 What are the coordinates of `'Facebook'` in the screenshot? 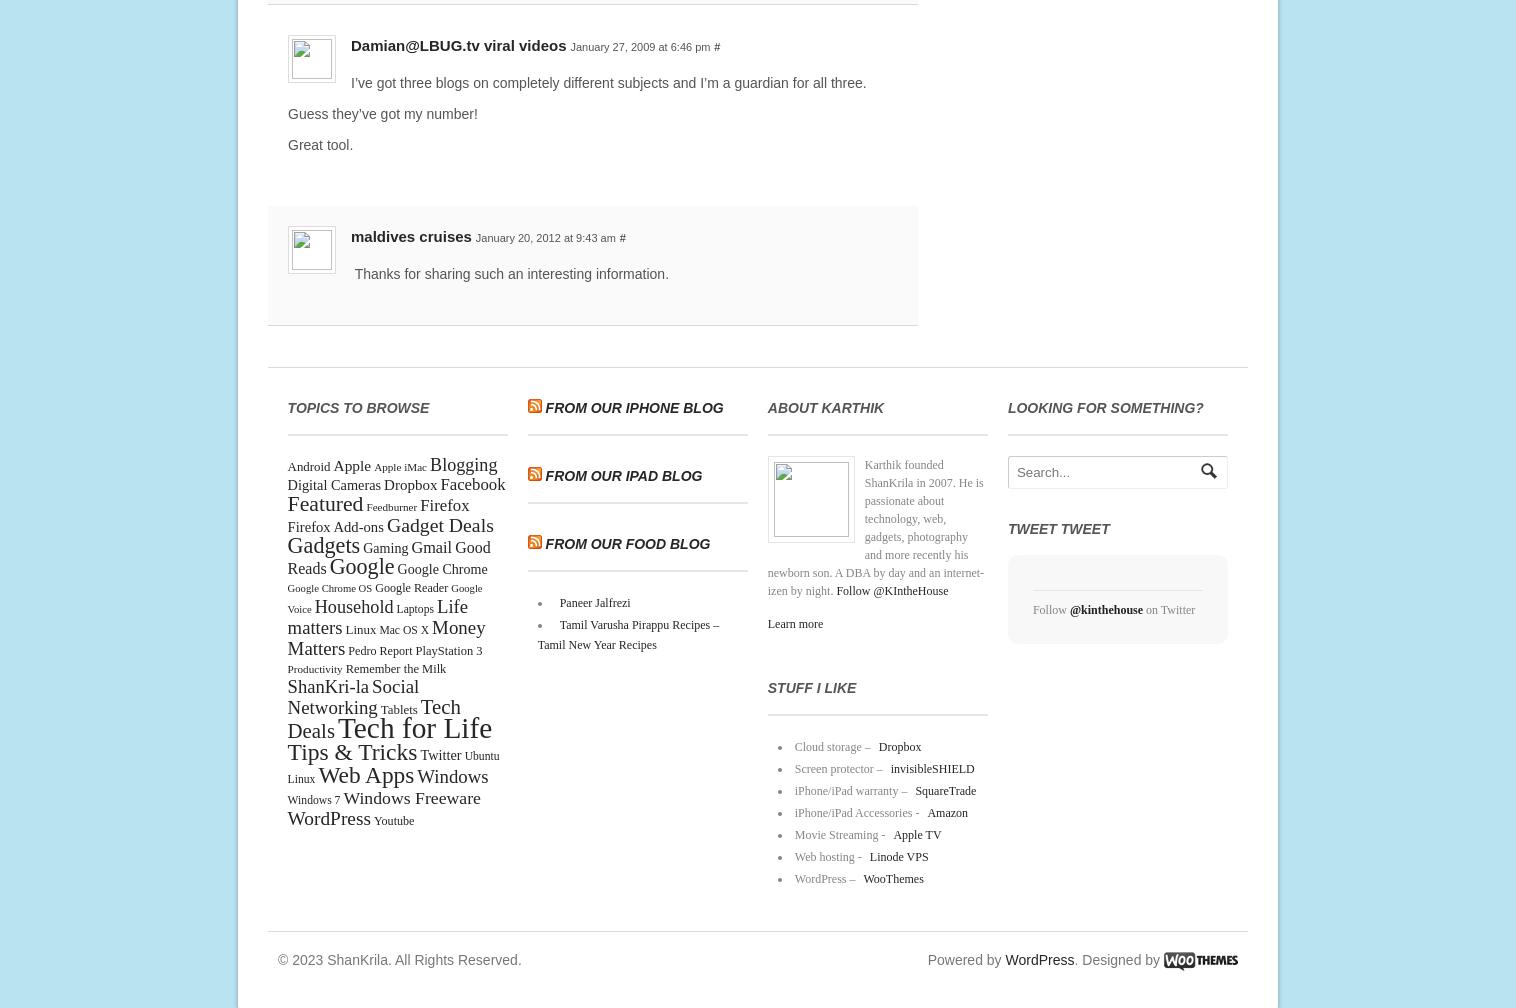 It's located at (471, 483).